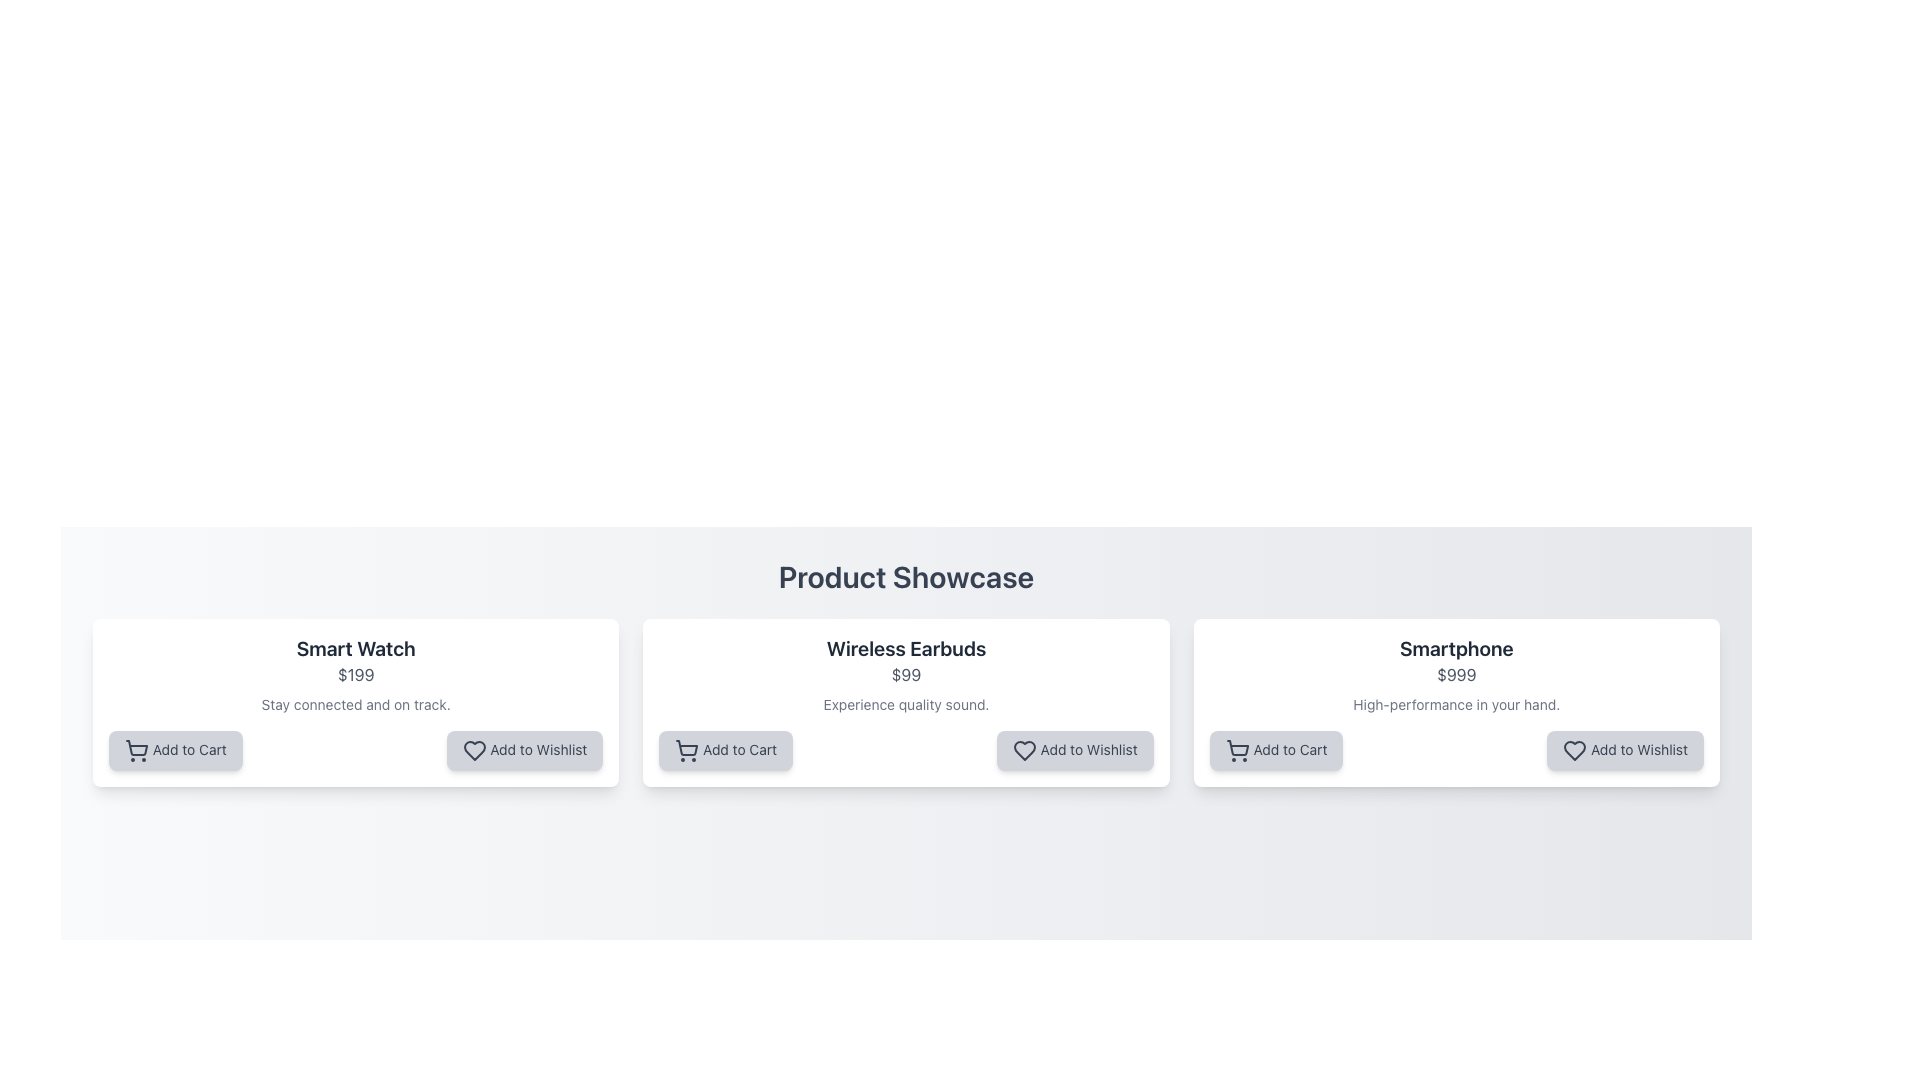 The width and height of the screenshot is (1920, 1080). I want to click on the shopping cart icon within the 'Add to Cart' button located under the 'Smartphone' product section, so click(1236, 748).